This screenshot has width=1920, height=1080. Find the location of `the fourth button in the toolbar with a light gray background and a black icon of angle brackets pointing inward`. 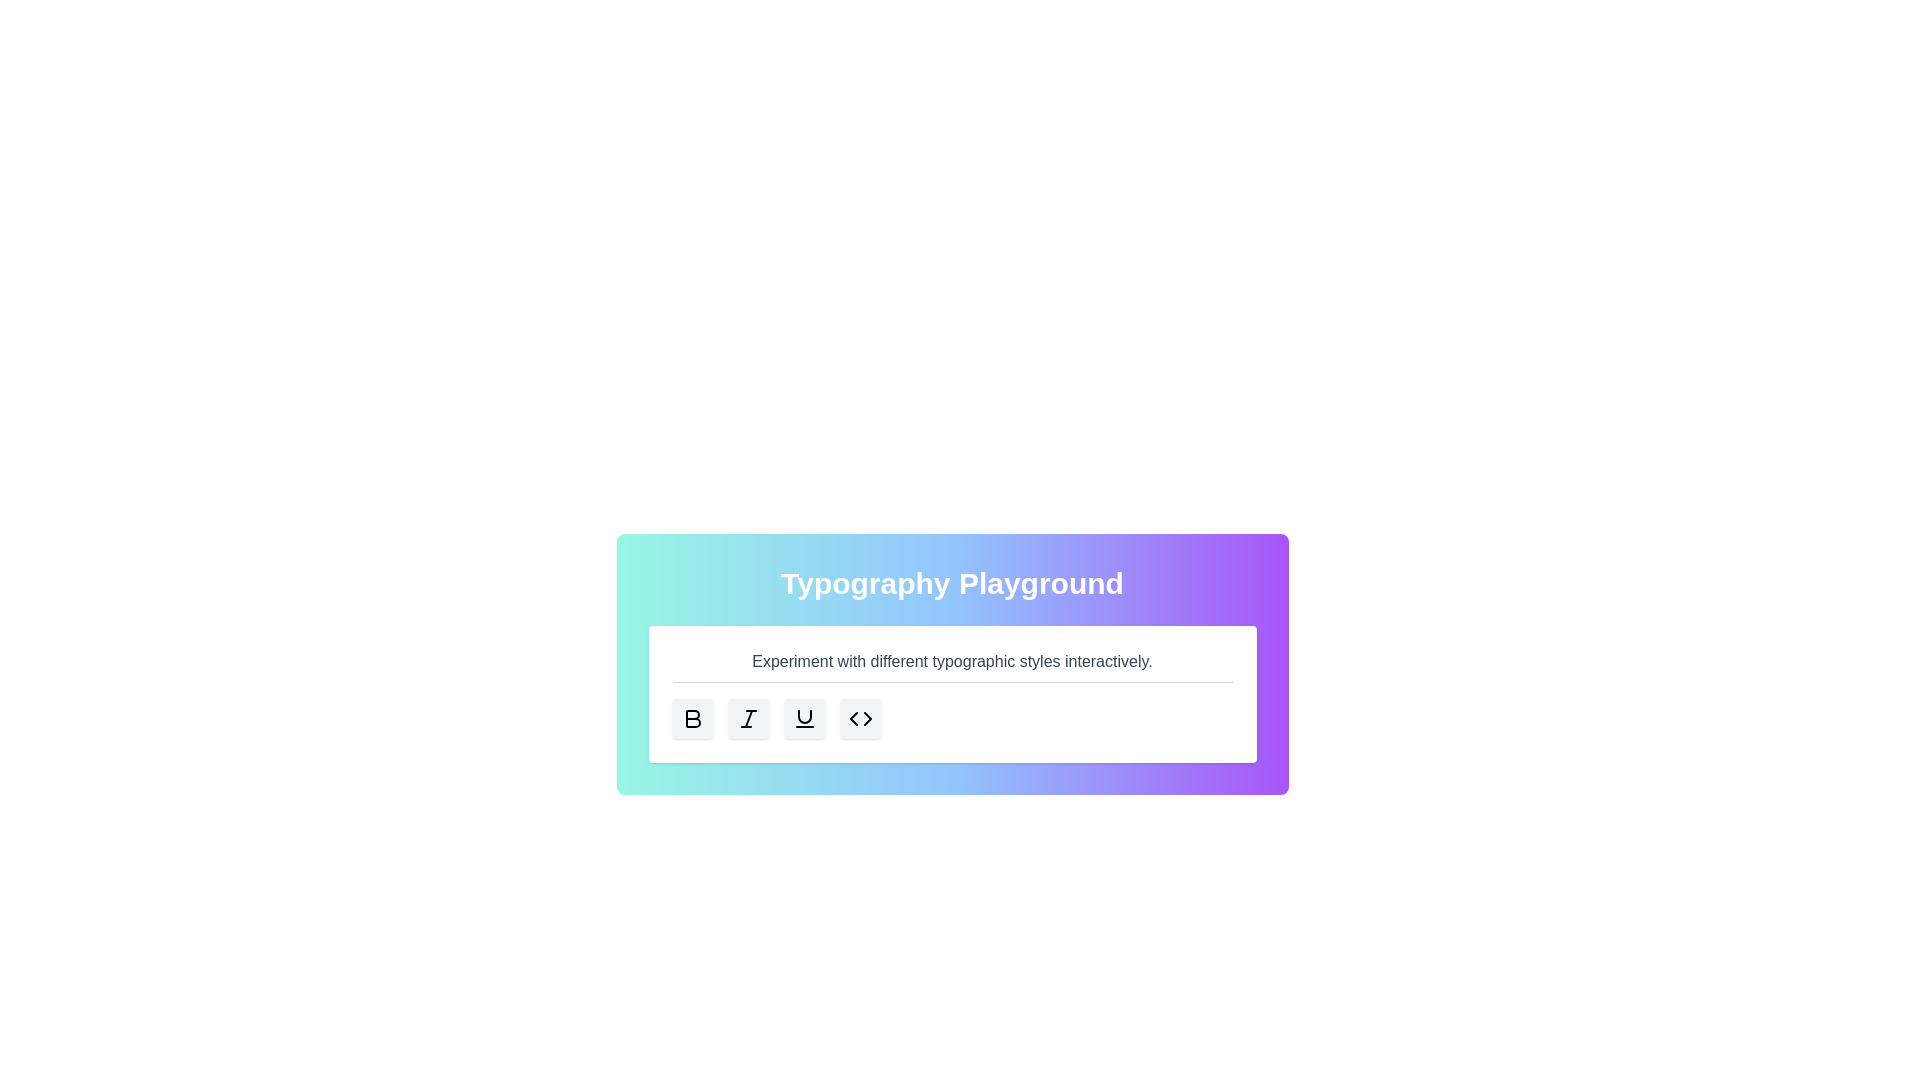

the fourth button in the toolbar with a light gray background and a black icon of angle brackets pointing inward is located at coordinates (860, 717).